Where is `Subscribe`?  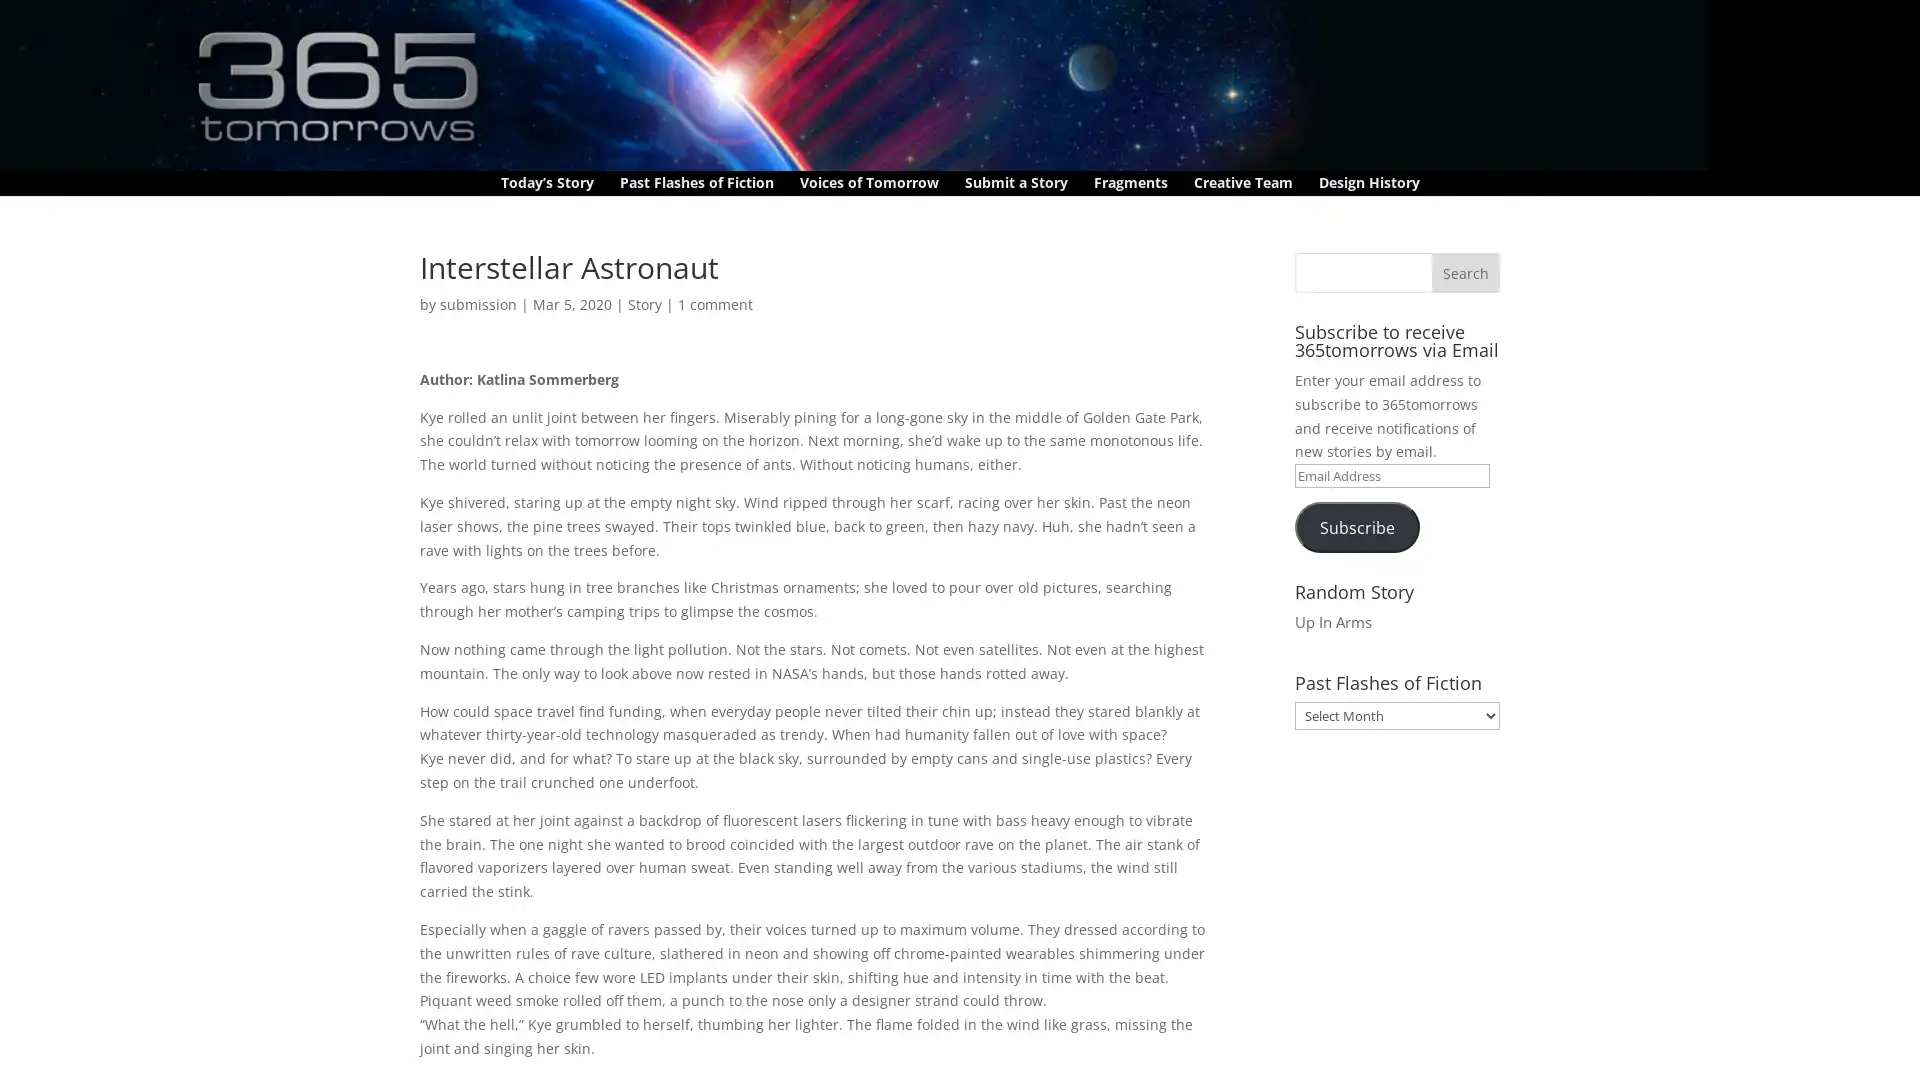
Subscribe is located at coordinates (1356, 526).